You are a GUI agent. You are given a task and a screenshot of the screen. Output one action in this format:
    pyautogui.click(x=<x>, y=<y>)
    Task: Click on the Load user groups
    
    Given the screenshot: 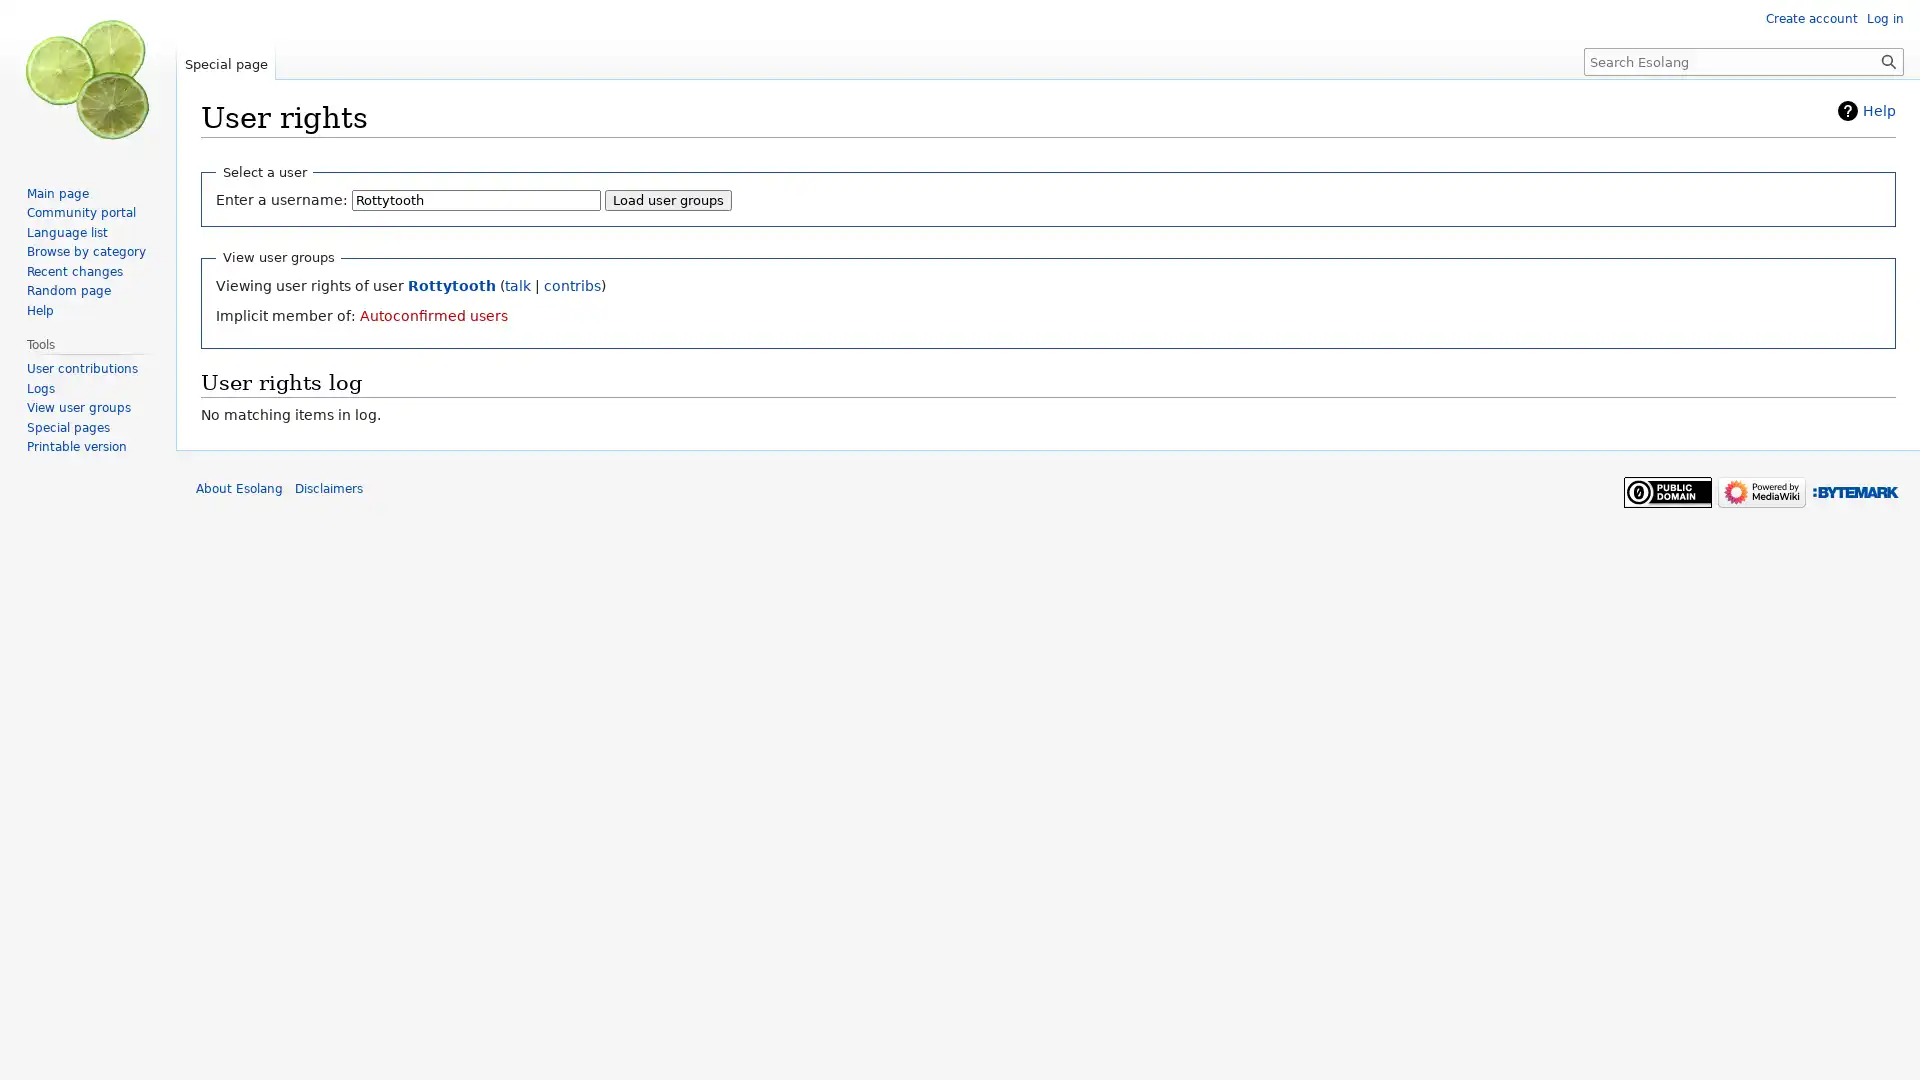 What is the action you would take?
    pyautogui.click(x=668, y=200)
    